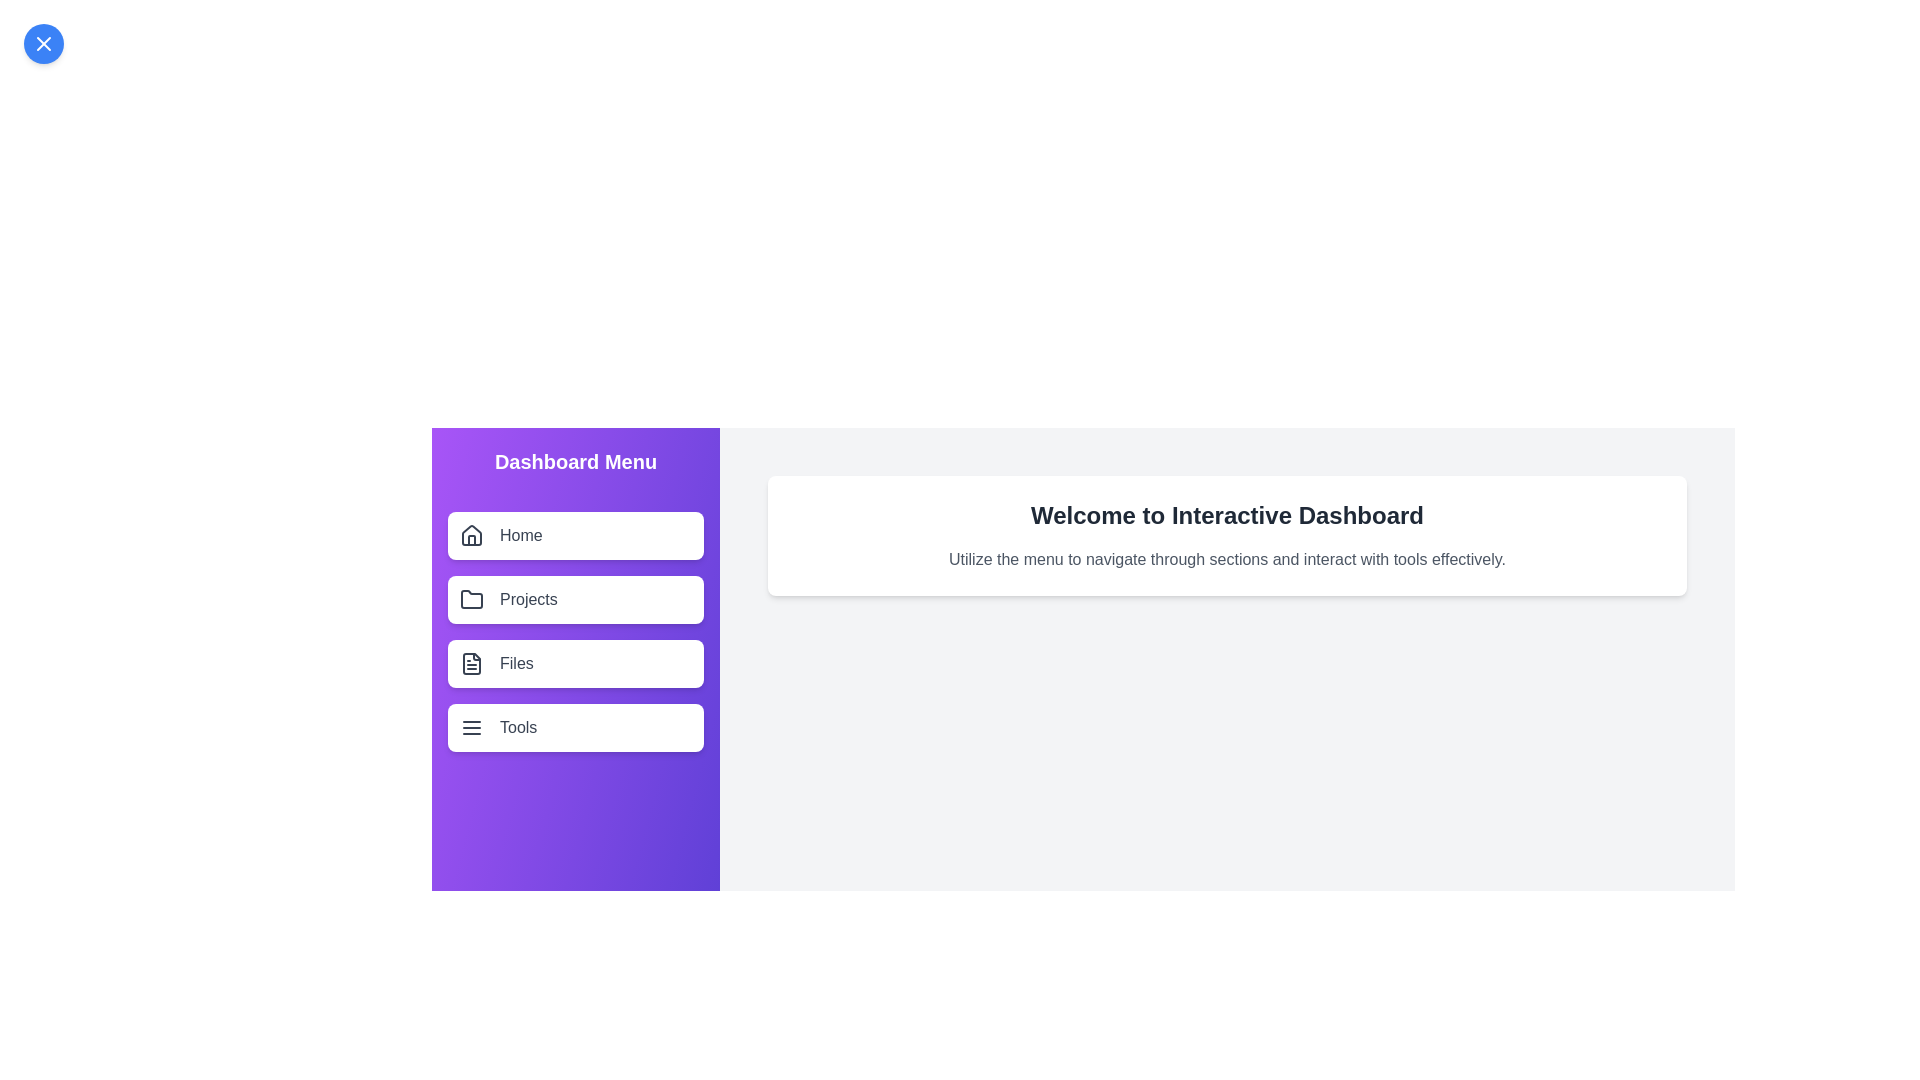 The width and height of the screenshot is (1920, 1080). Describe the element at coordinates (43, 43) in the screenshot. I see `top-left button to toggle the side menu visibility` at that location.